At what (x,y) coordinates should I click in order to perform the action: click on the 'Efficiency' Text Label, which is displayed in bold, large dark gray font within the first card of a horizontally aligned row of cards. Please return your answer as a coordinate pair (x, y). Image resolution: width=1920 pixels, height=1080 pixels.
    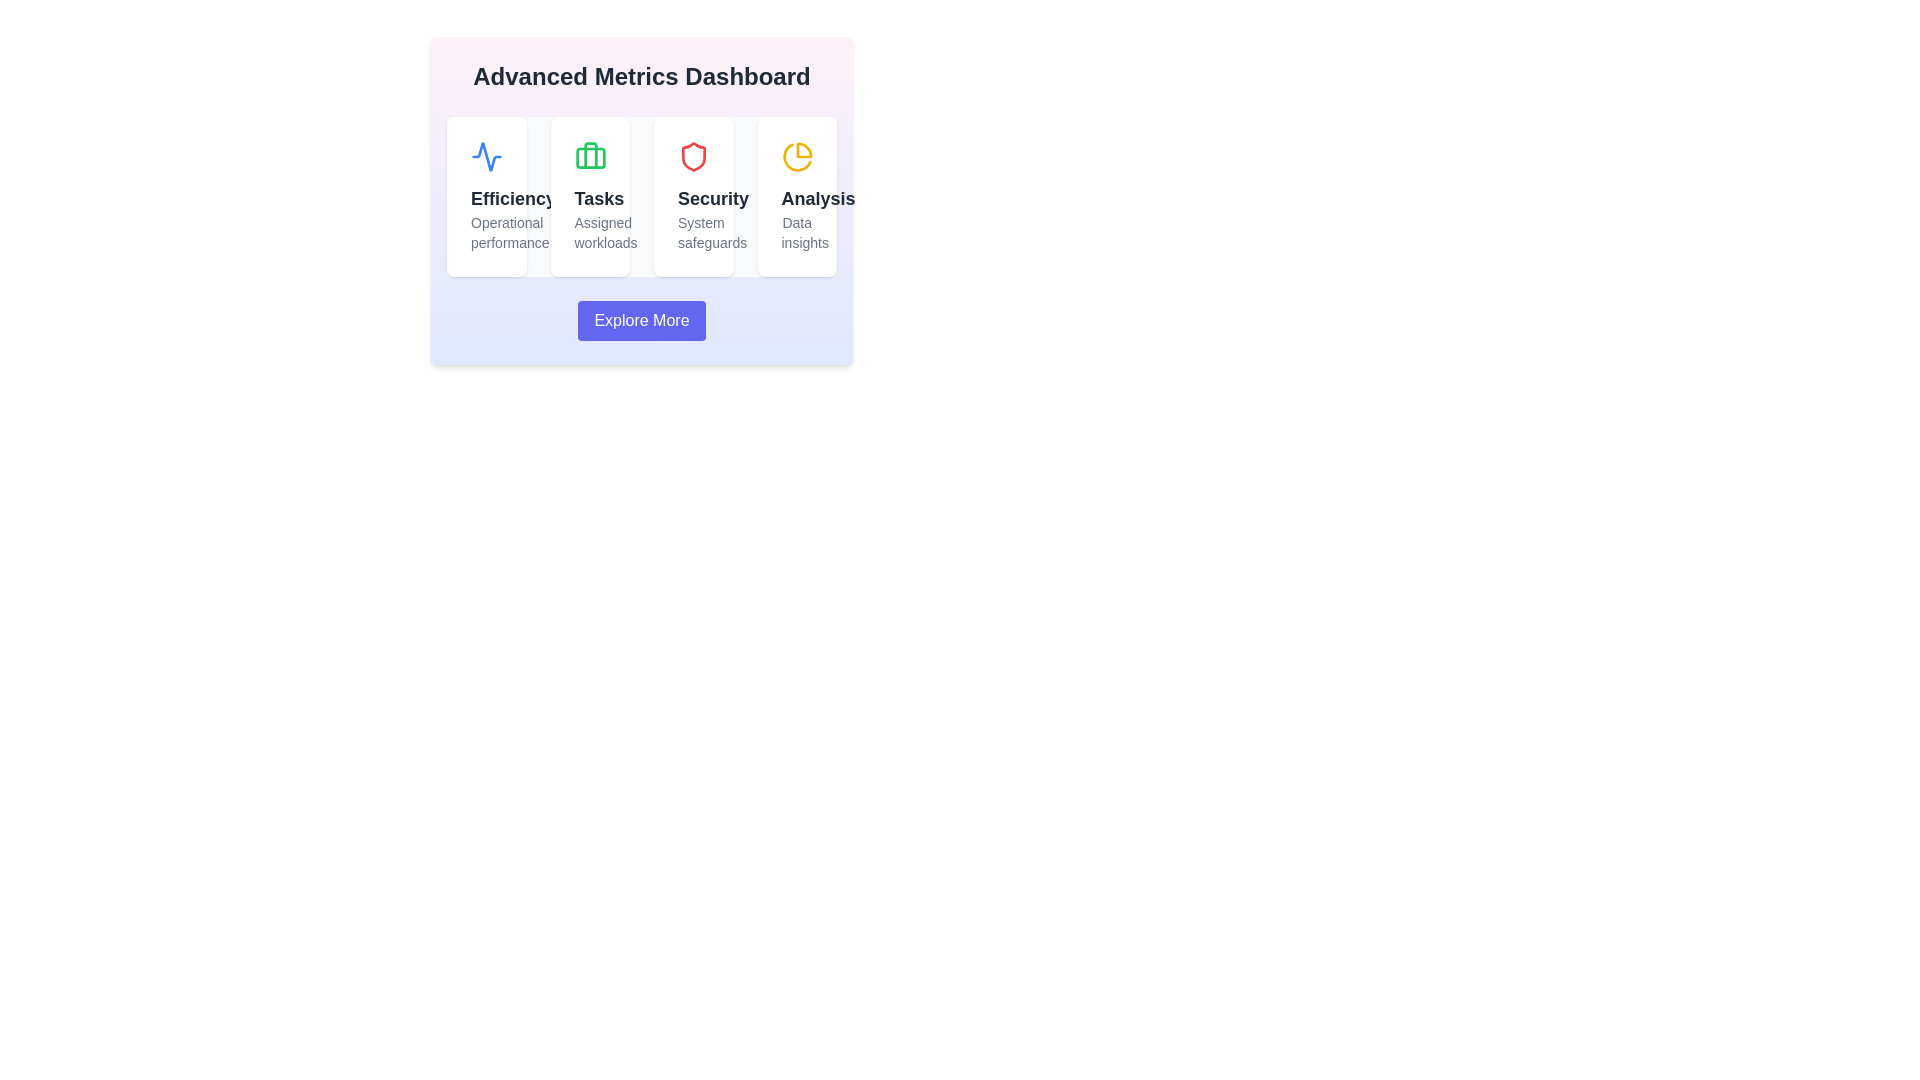
    Looking at the image, I should click on (486, 199).